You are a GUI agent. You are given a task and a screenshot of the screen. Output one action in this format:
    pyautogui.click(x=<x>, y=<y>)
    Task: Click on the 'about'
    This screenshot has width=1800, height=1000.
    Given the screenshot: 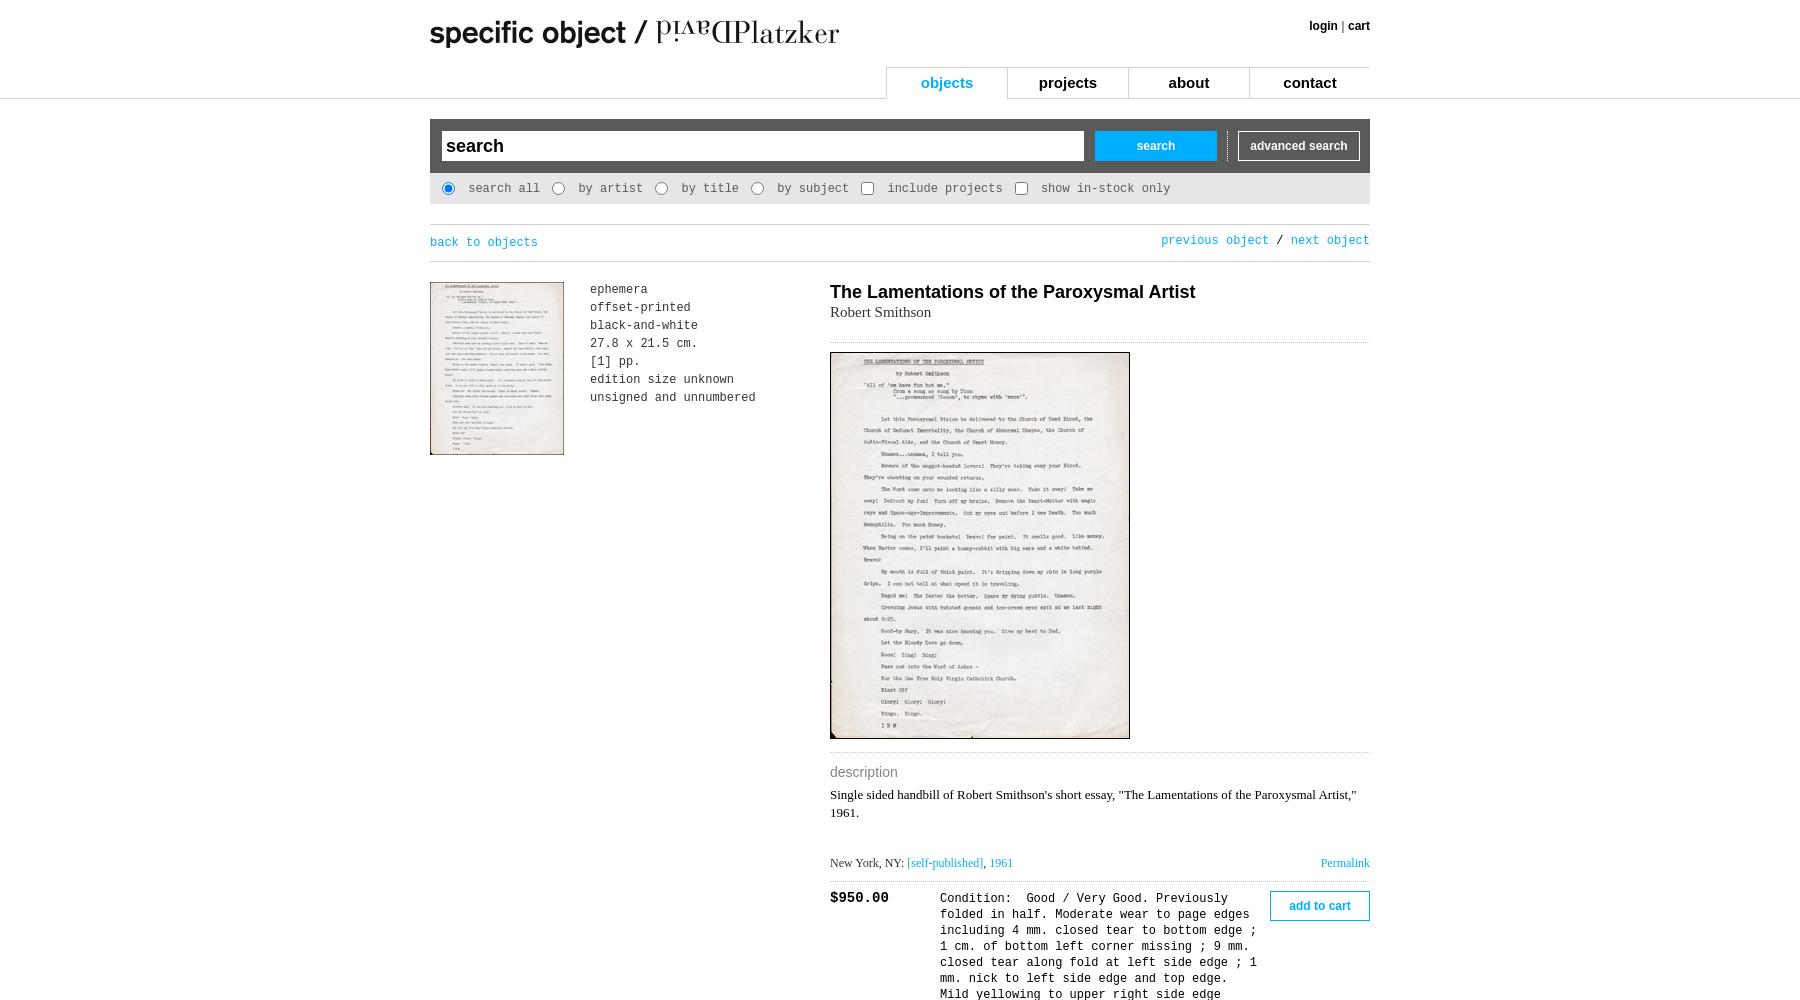 What is the action you would take?
    pyautogui.click(x=1187, y=81)
    